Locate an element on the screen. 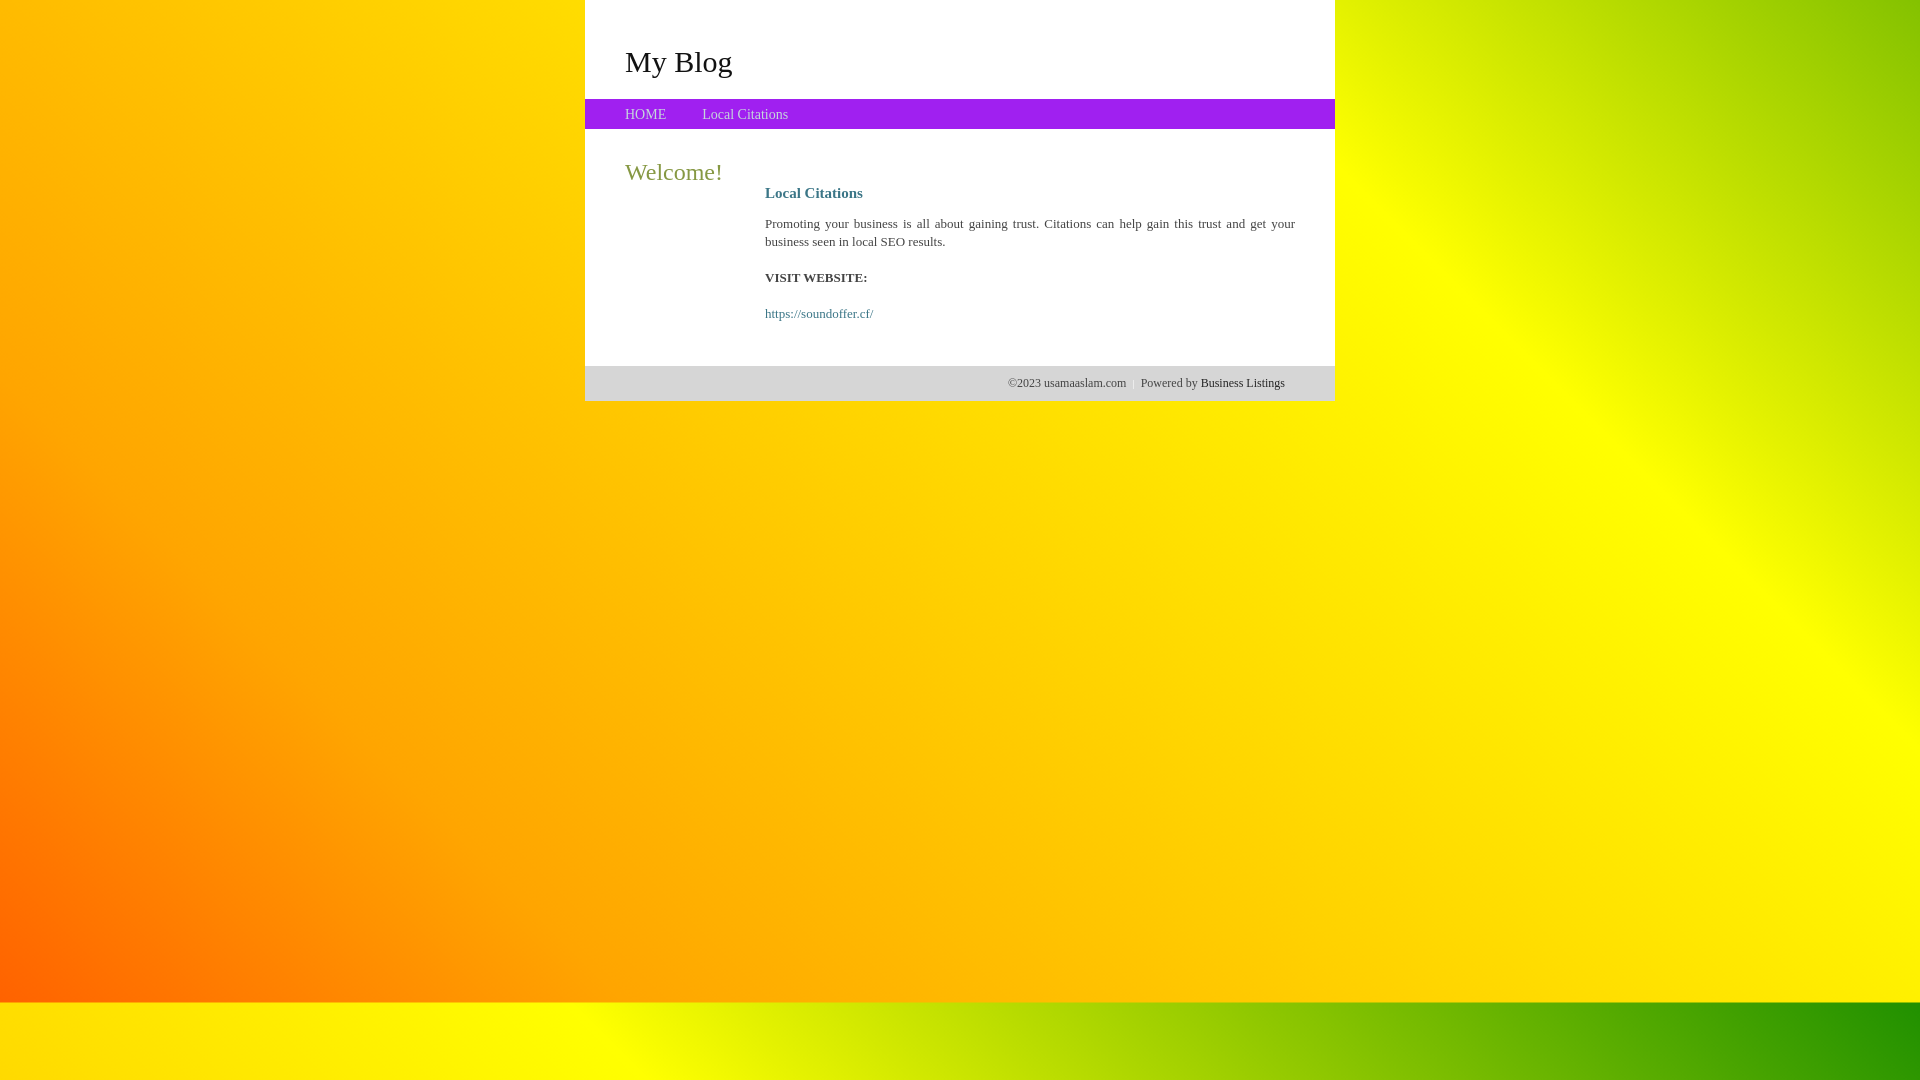 This screenshot has height=1080, width=1920. 'https://soundoffer.cf/' is located at coordinates (819, 313).